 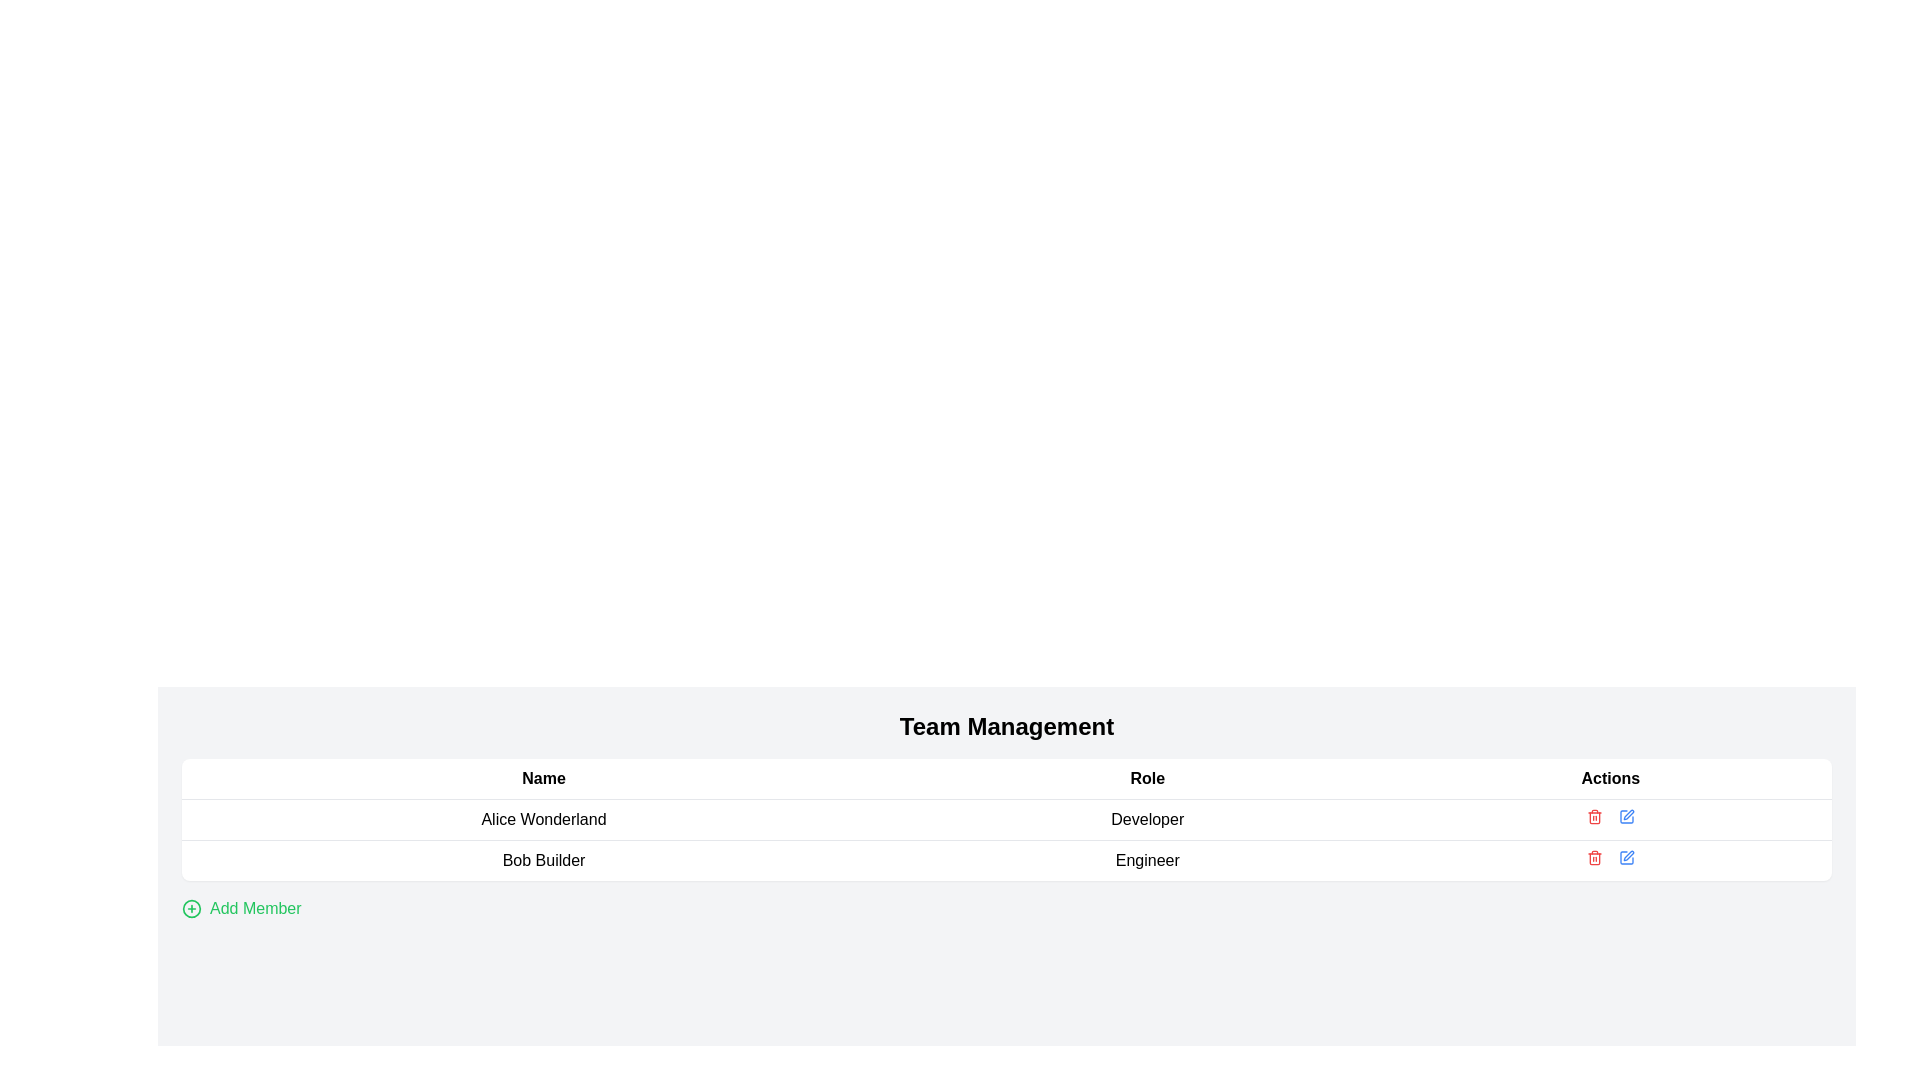 I want to click on the Icon button located below the 'Actions' header in the row for 'Alice Wonderland', so click(x=1626, y=817).